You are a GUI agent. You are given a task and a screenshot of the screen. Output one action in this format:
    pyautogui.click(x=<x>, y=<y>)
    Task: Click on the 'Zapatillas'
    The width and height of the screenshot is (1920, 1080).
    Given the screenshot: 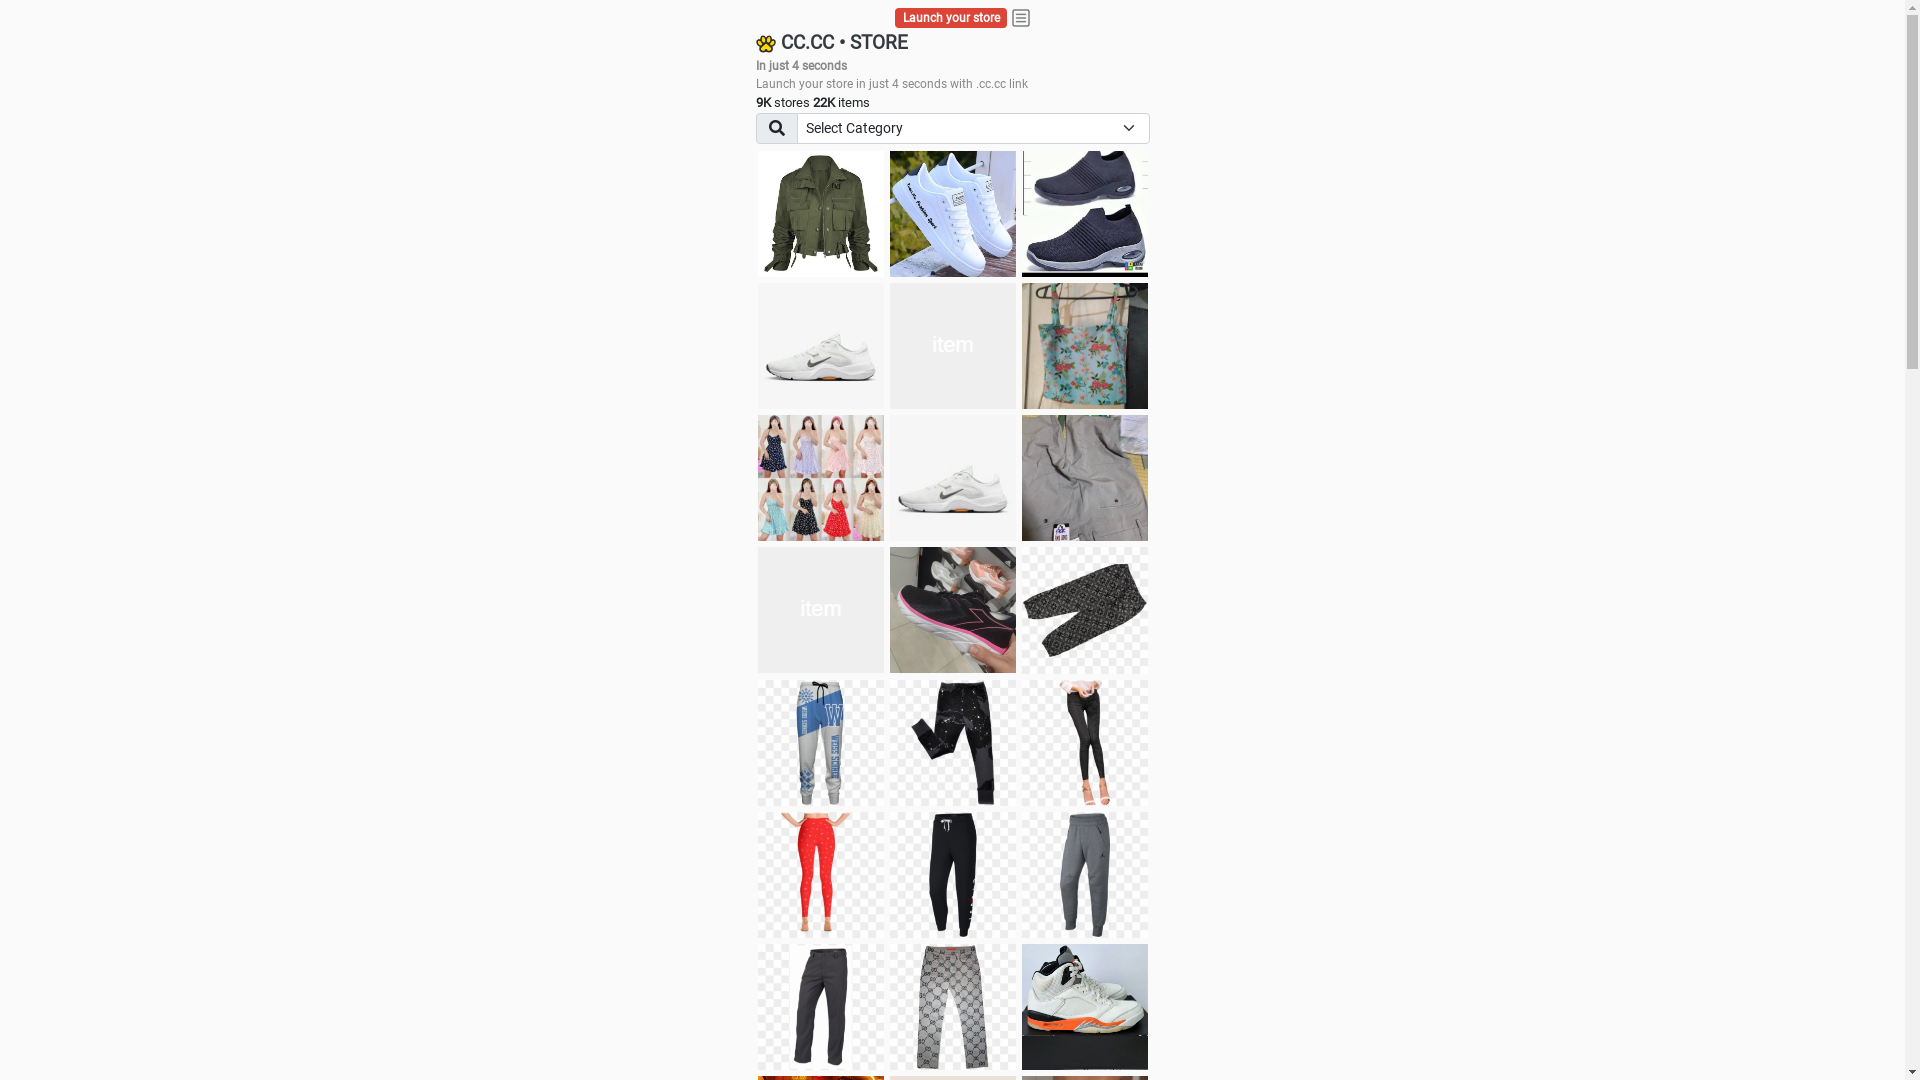 What is the action you would take?
    pyautogui.click(x=952, y=608)
    